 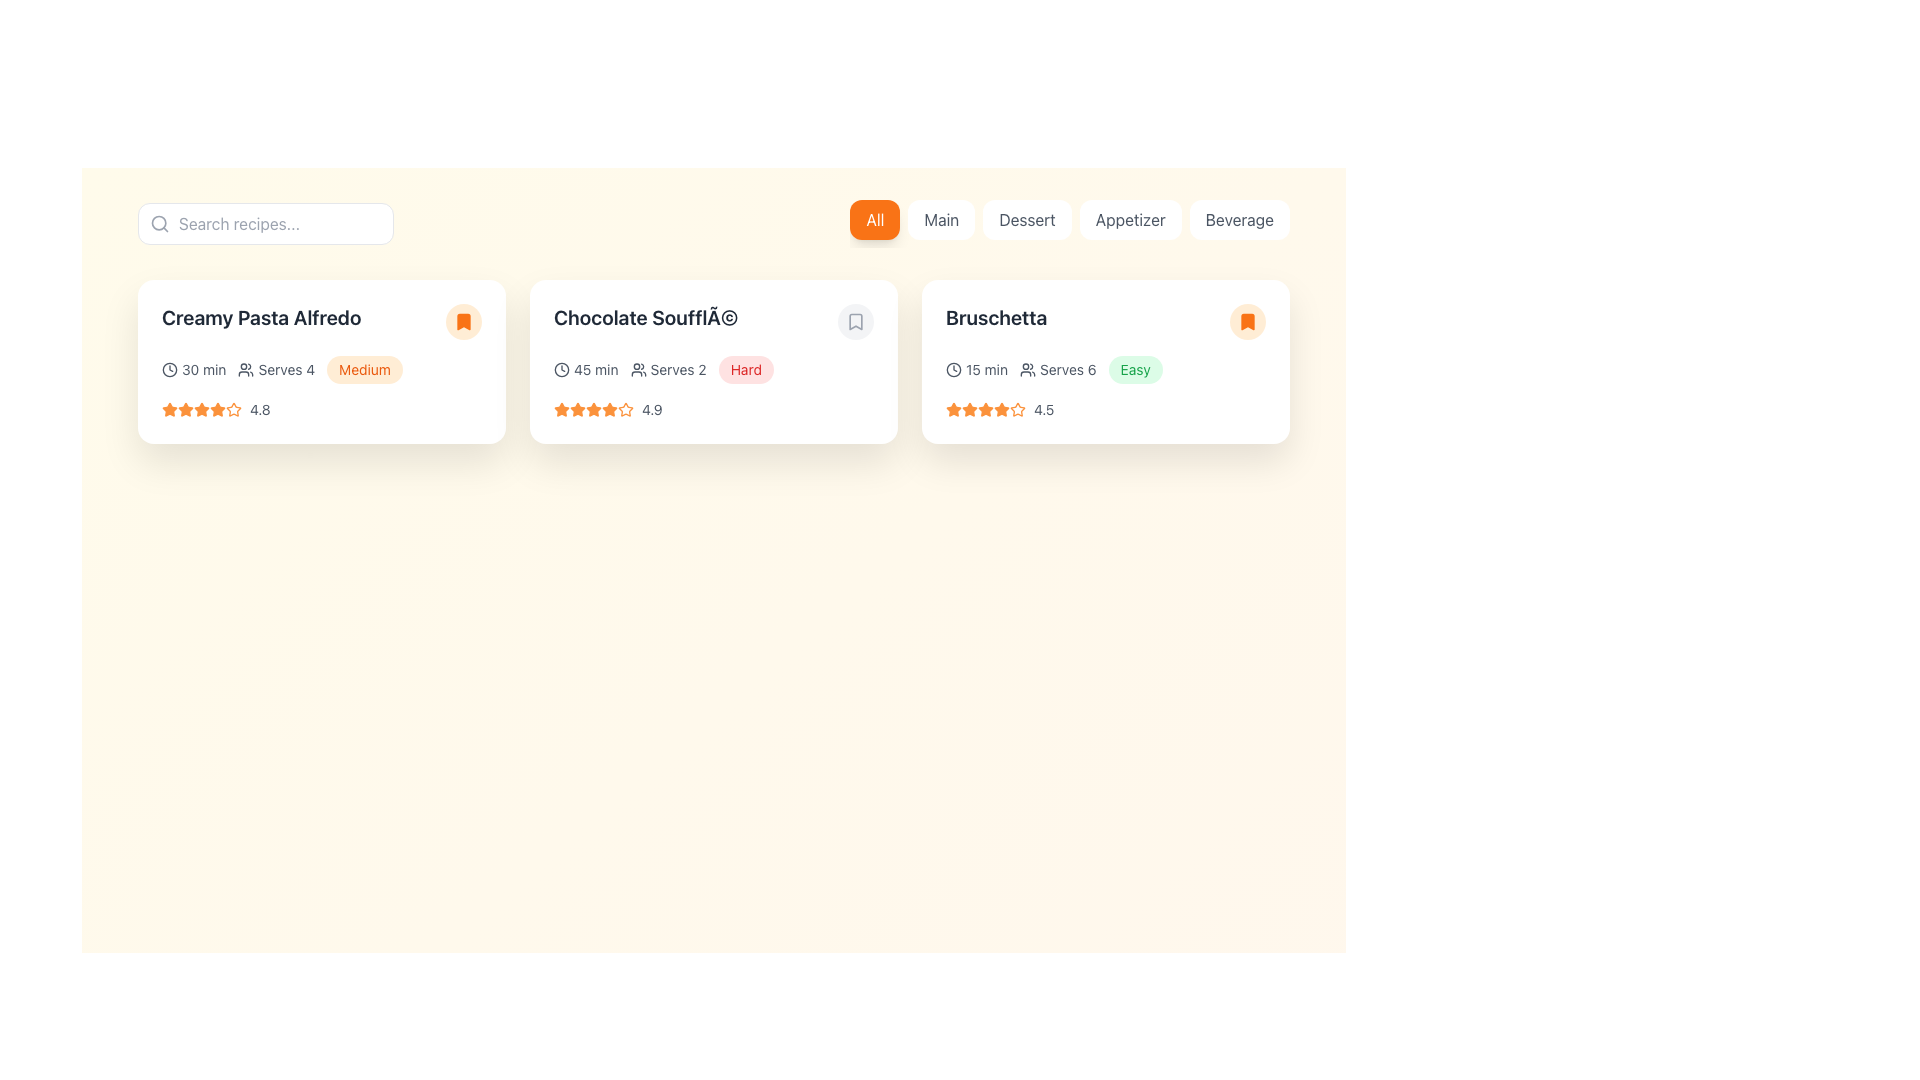 What do you see at coordinates (953, 370) in the screenshot?
I see `the gray clock icon within the 'Bruschetta' card, which is located to the left of the 'Serves 6' text and near the '15 min' text` at bounding box center [953, 370].